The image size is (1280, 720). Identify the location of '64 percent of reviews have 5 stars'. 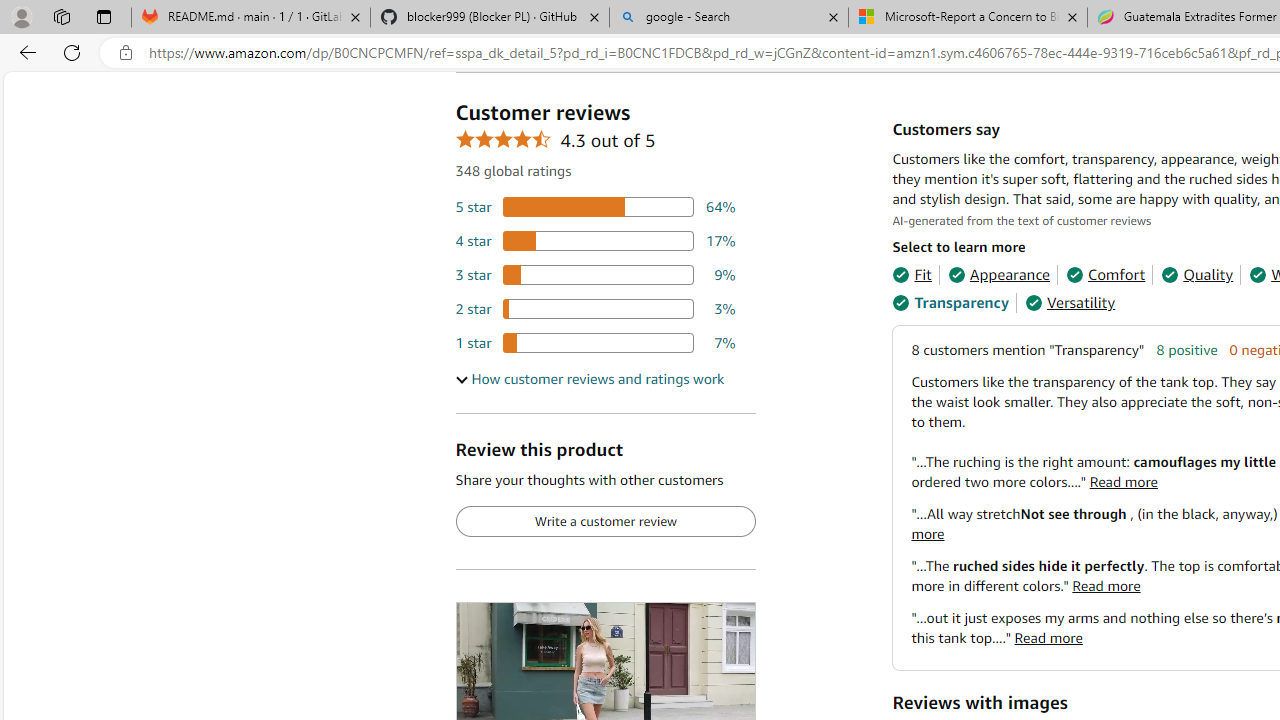
(594, 207).